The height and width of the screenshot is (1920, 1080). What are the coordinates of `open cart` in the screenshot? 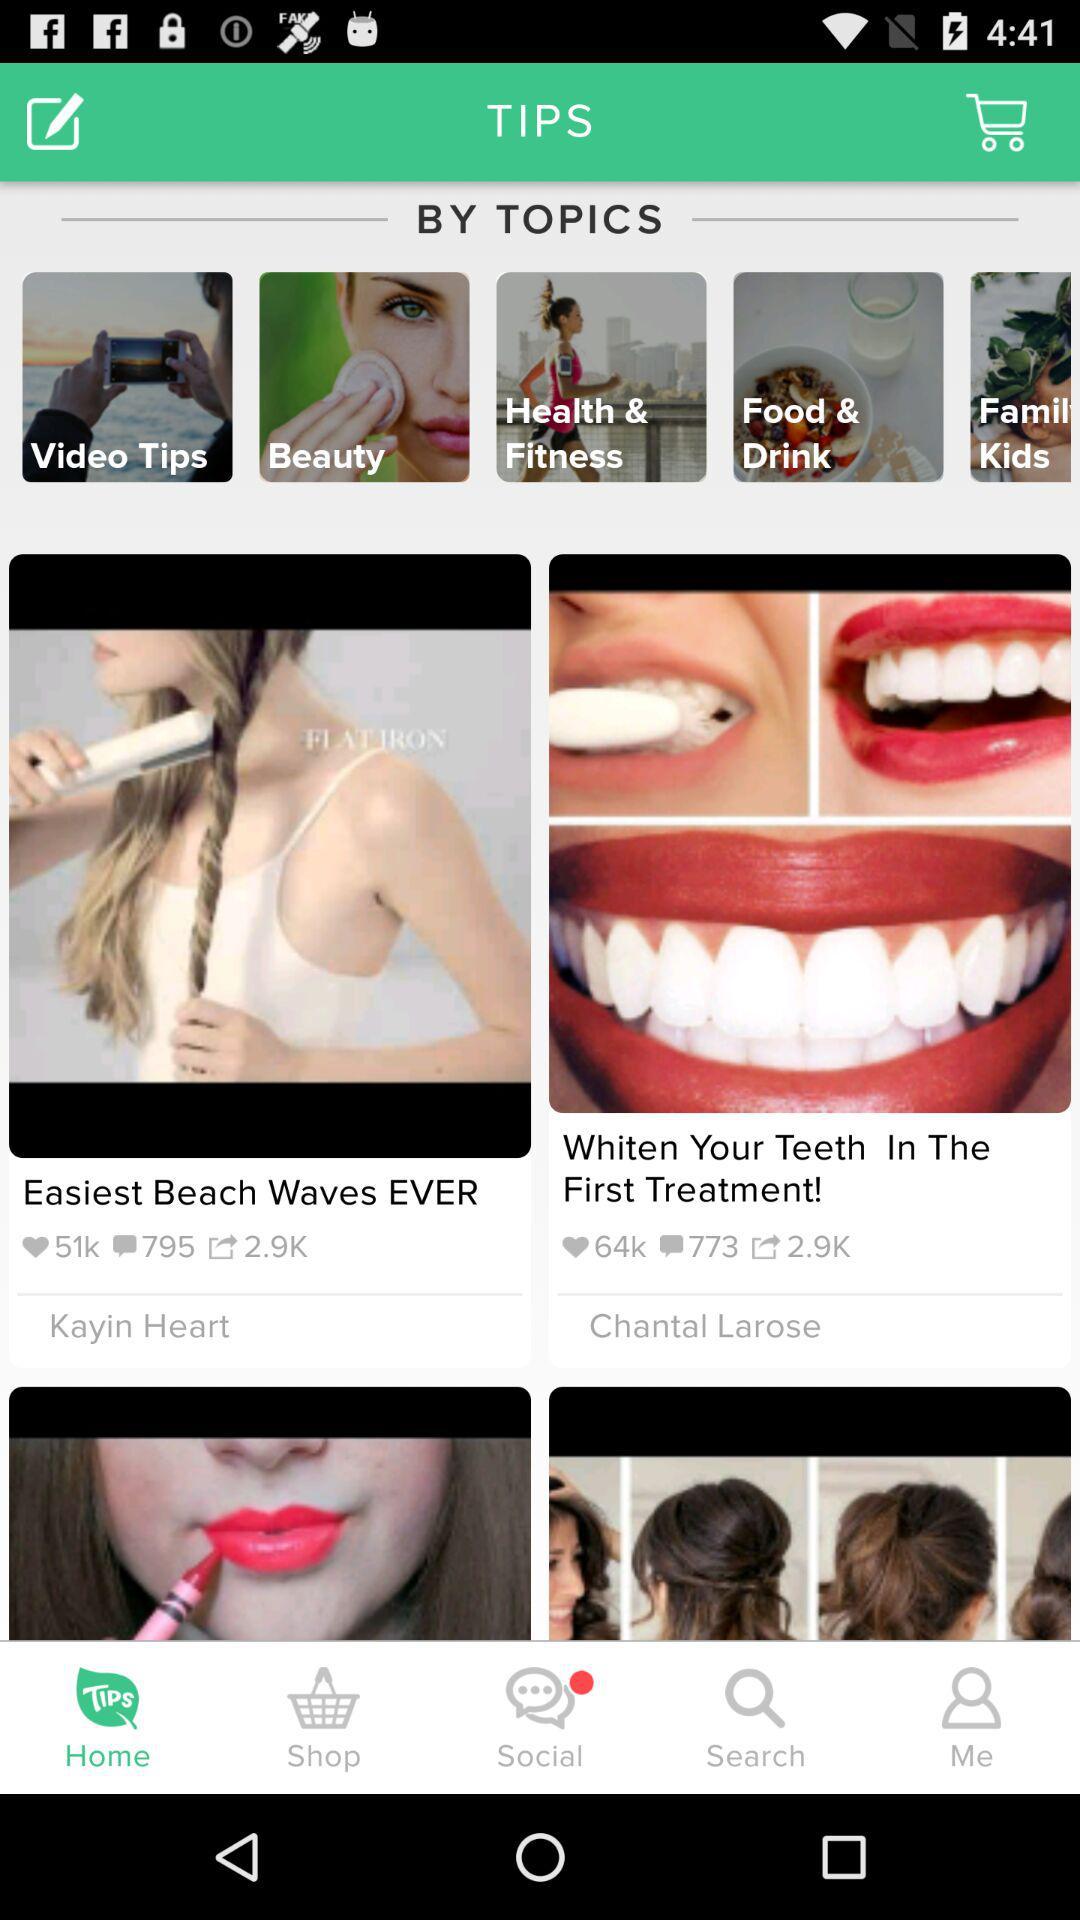 It's located at (996, 121).